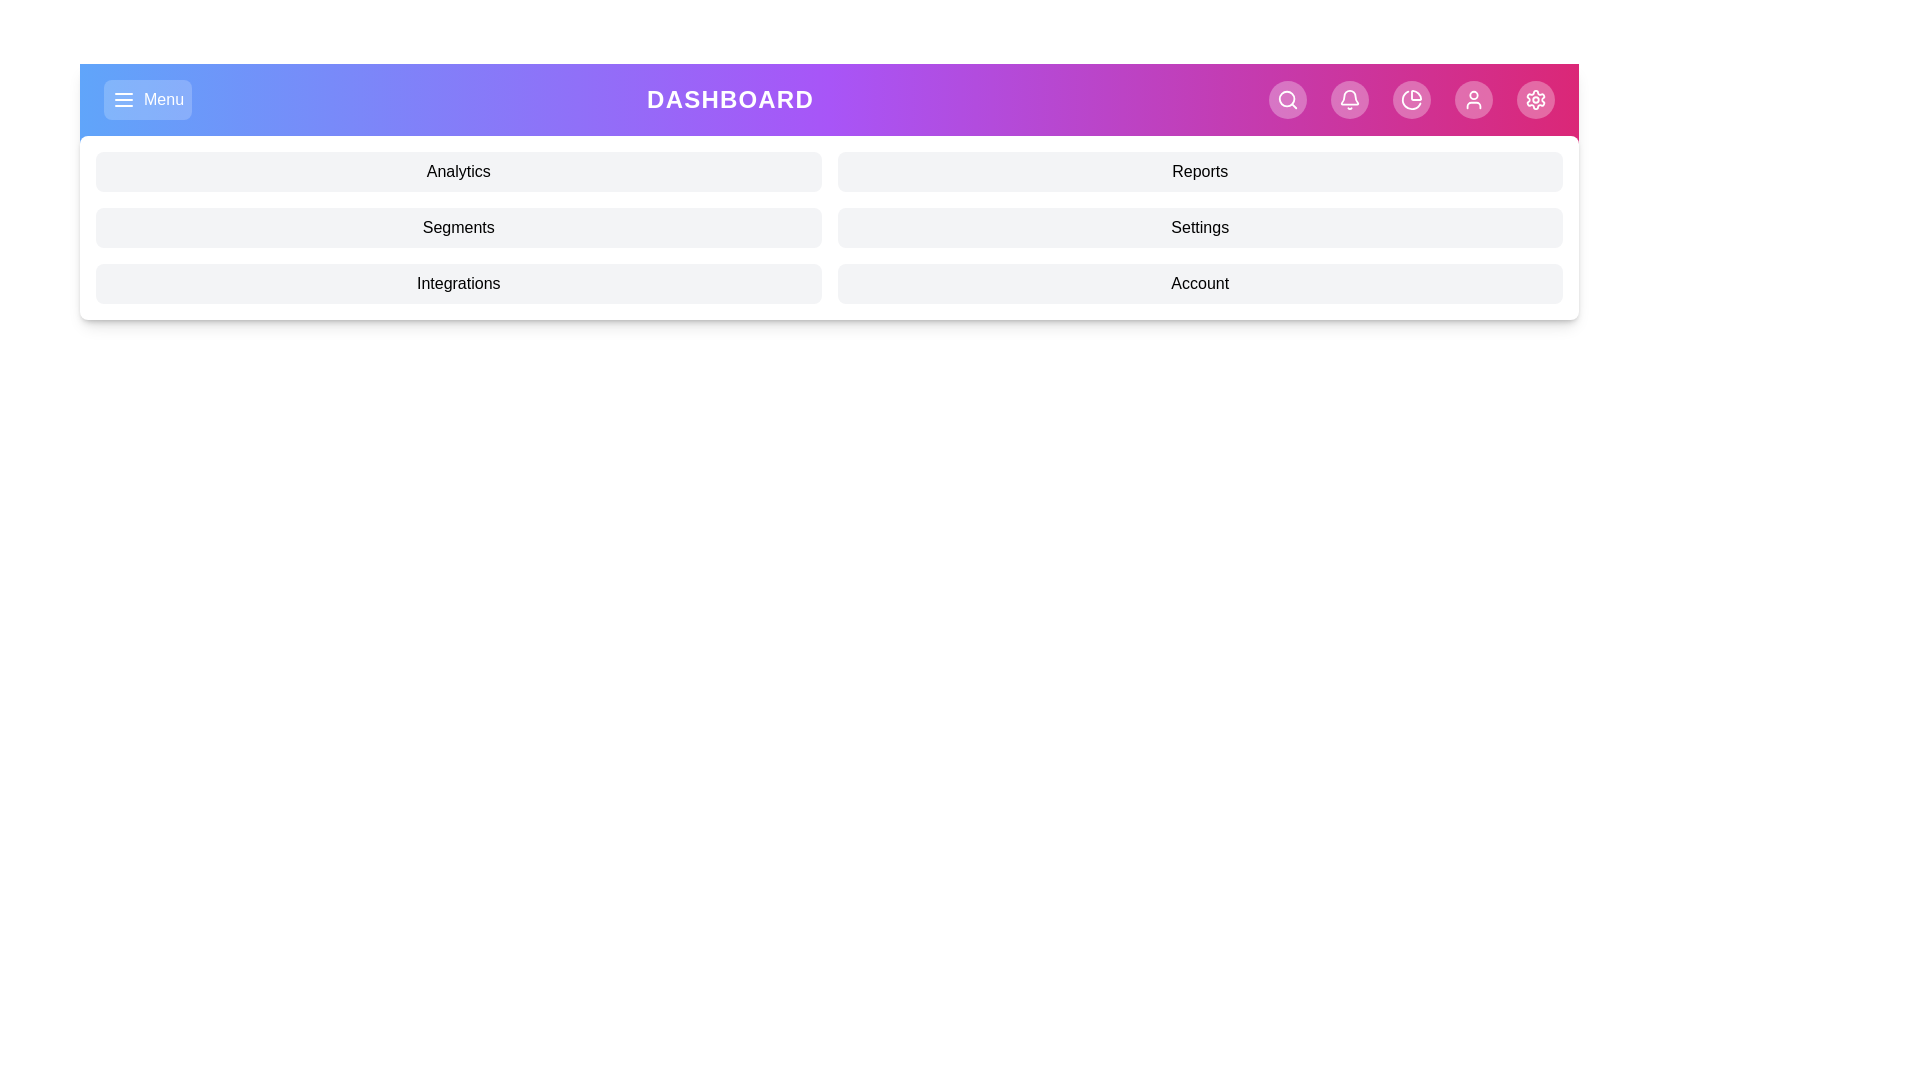 This screenshot has height=1080, width=1920. I want to click on the Search navigation icon, so click(1287, 100).